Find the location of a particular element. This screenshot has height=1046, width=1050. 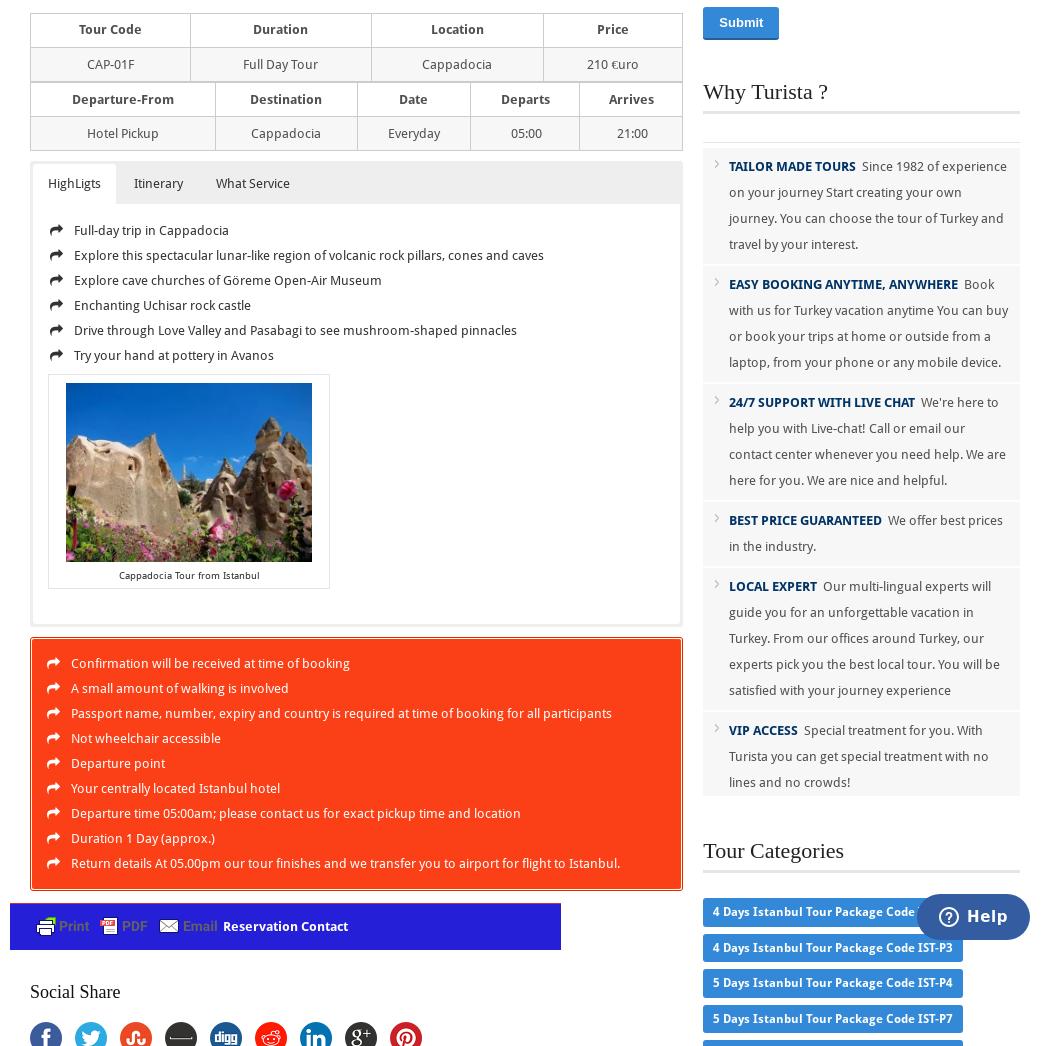

'Price' is located at coordinates (612, 28).